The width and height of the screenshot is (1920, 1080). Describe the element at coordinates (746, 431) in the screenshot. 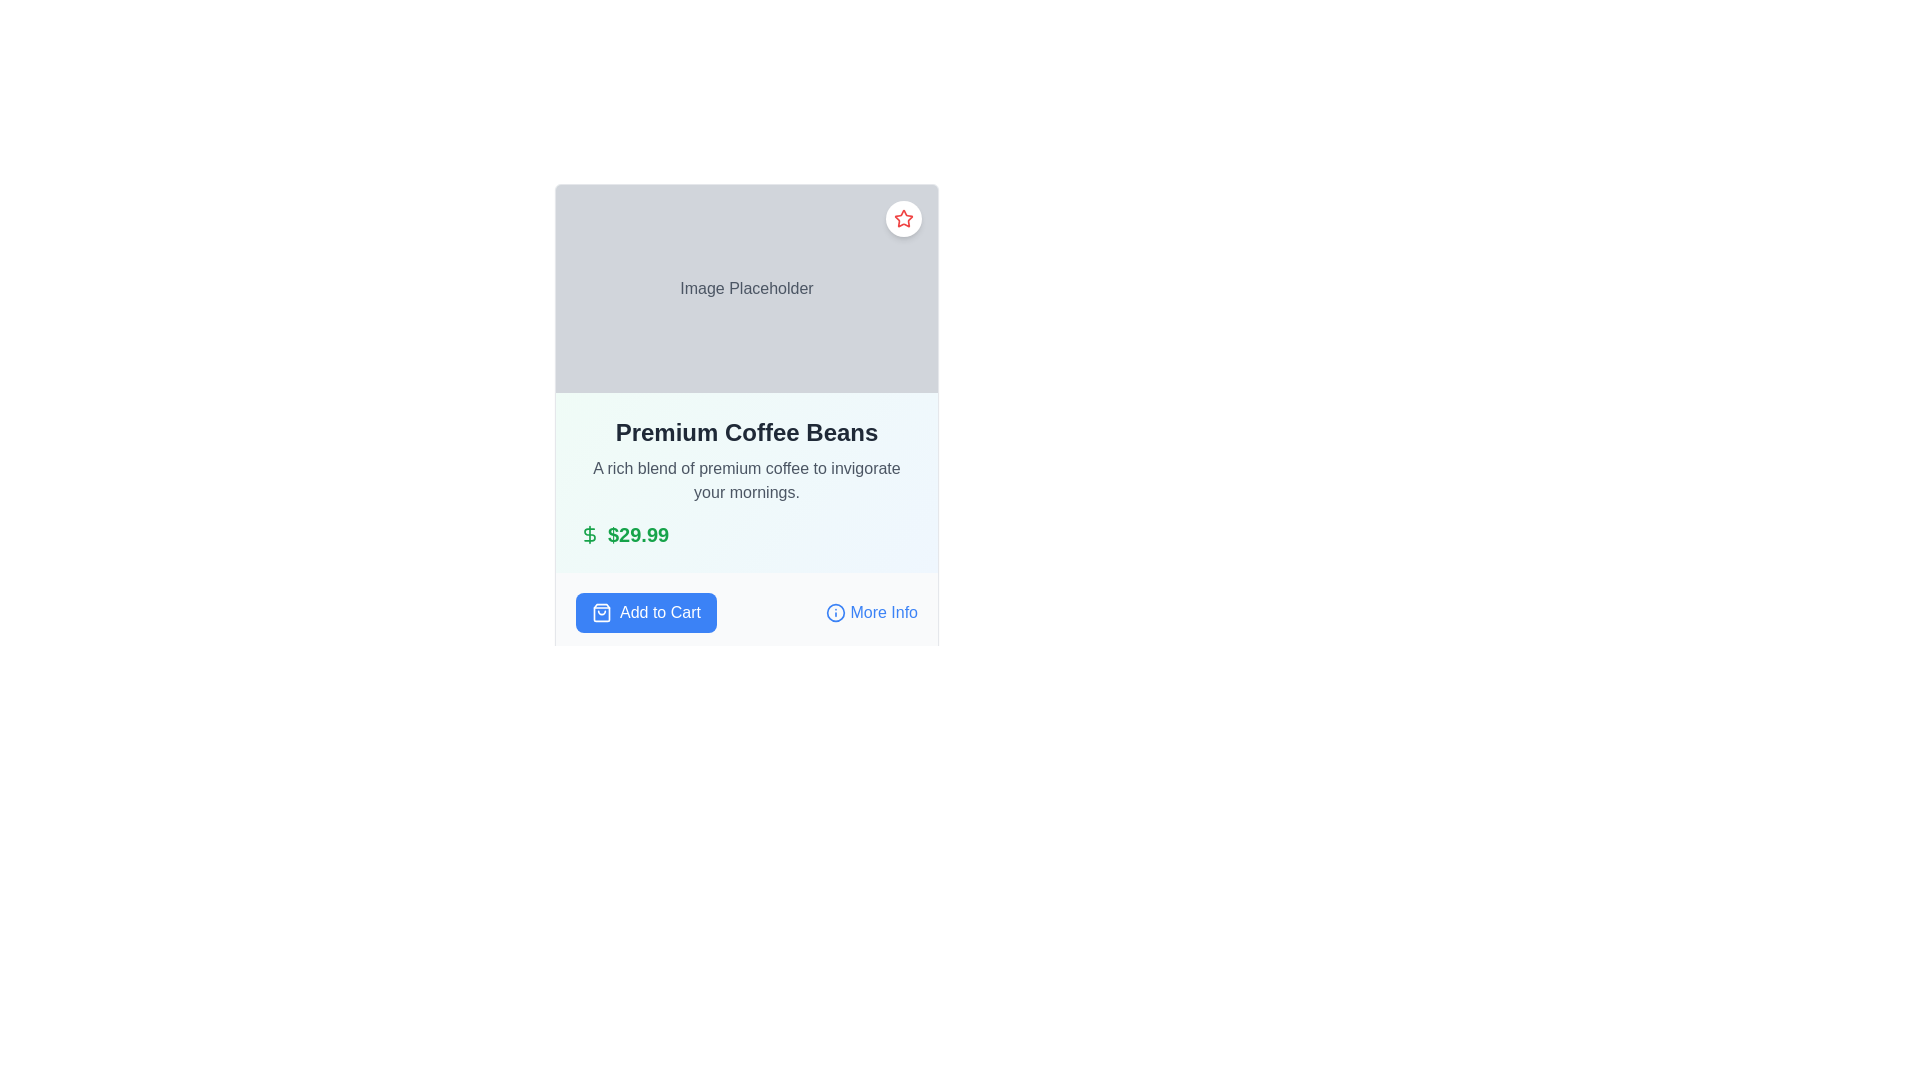

I see `the Text Label that serves as a descriptive title for the product, located at the center of the card layout above the description and price label` at that location.